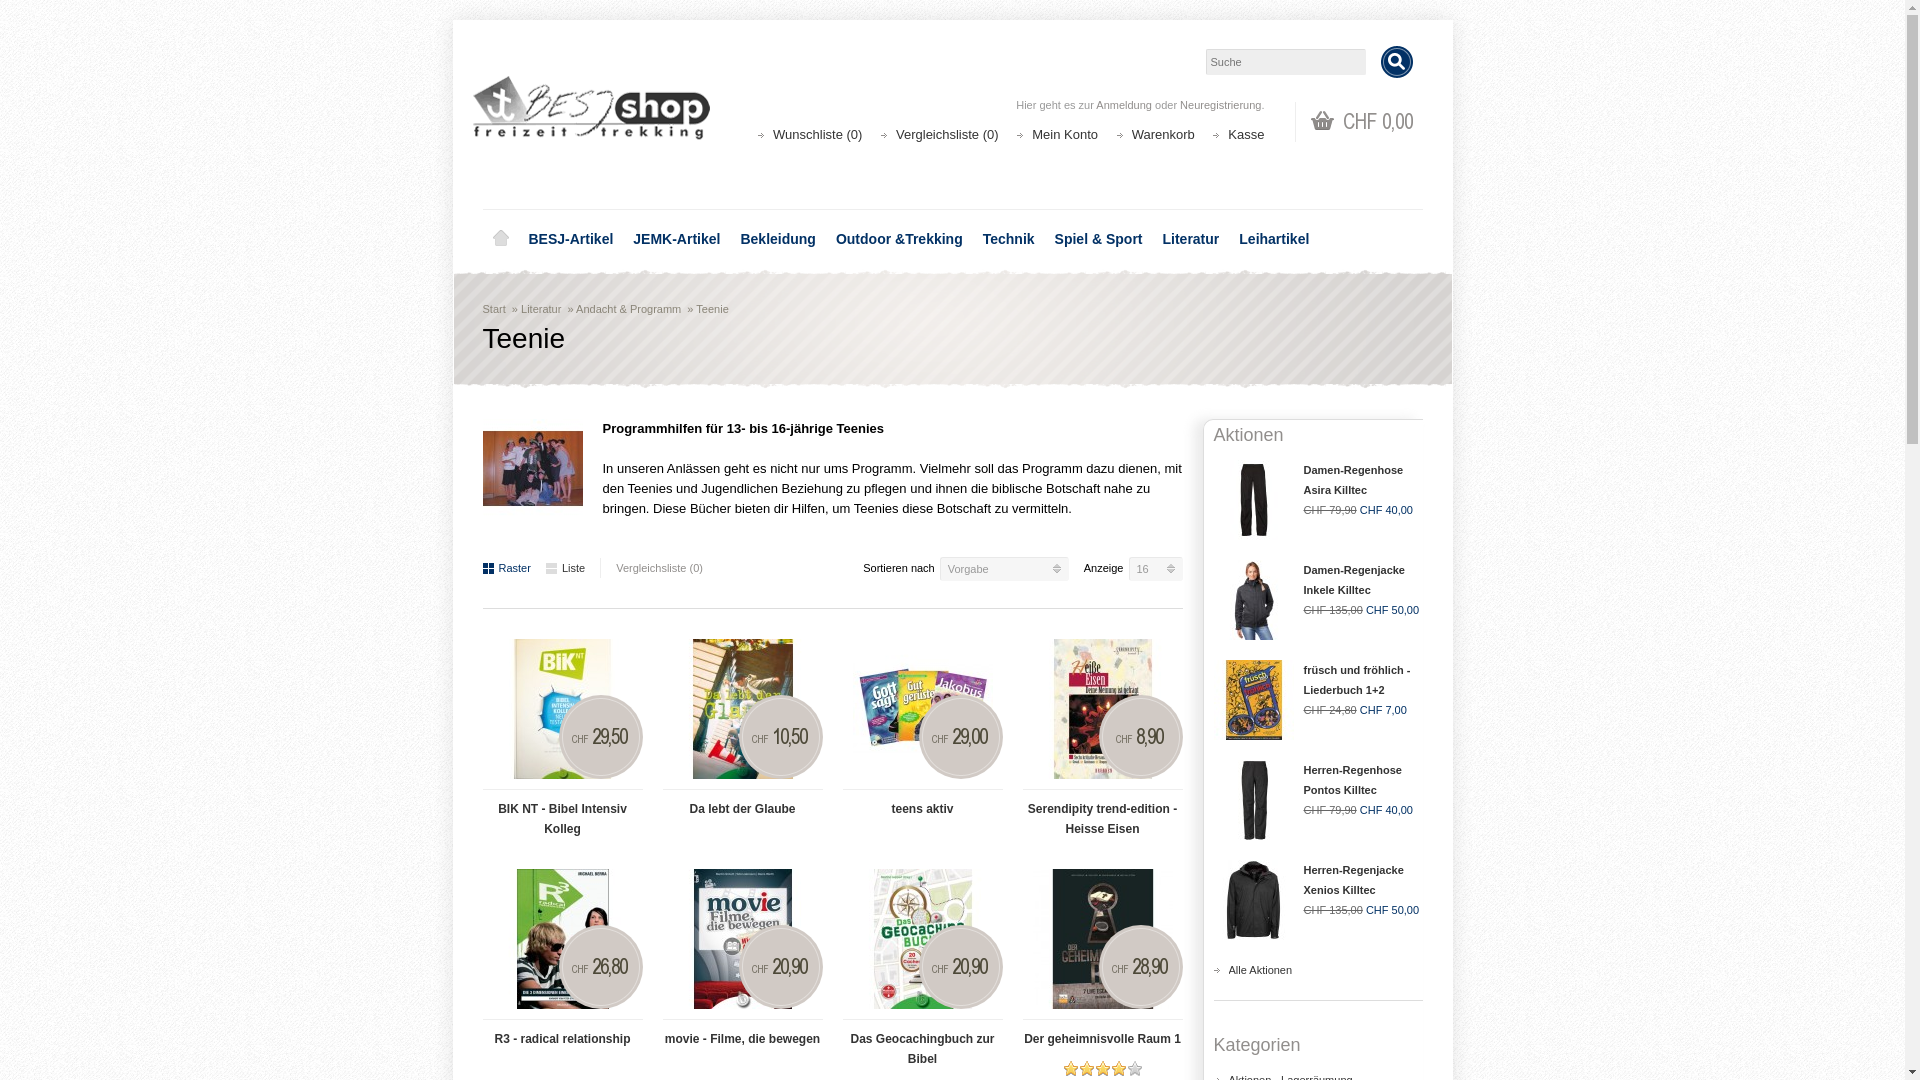 The height and width of the screenshot is (1080, 1920). Describe the element at coordinates (898, 238) in the screenshot. I see `'Outdoor &Trekking'` at that location.